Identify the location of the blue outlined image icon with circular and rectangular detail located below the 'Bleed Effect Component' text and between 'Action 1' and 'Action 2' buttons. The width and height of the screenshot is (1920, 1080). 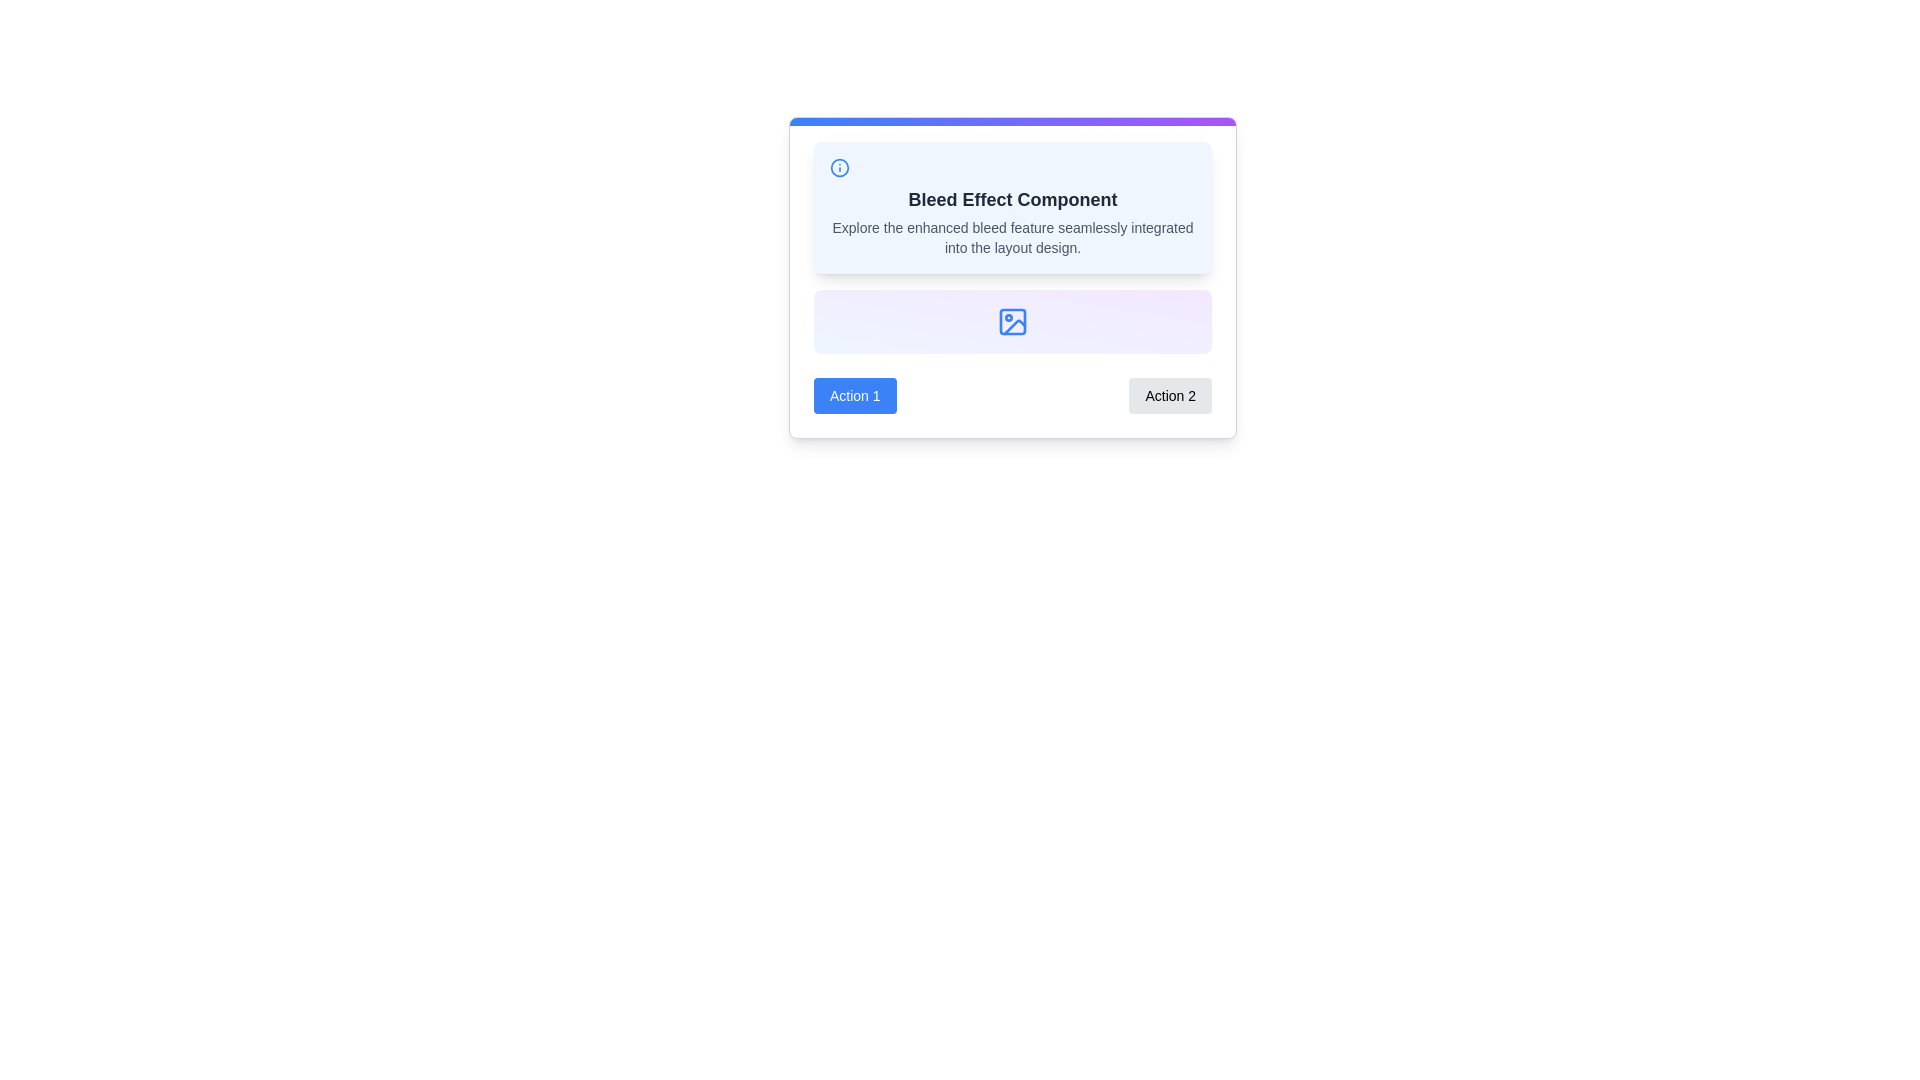
(1012, 320).